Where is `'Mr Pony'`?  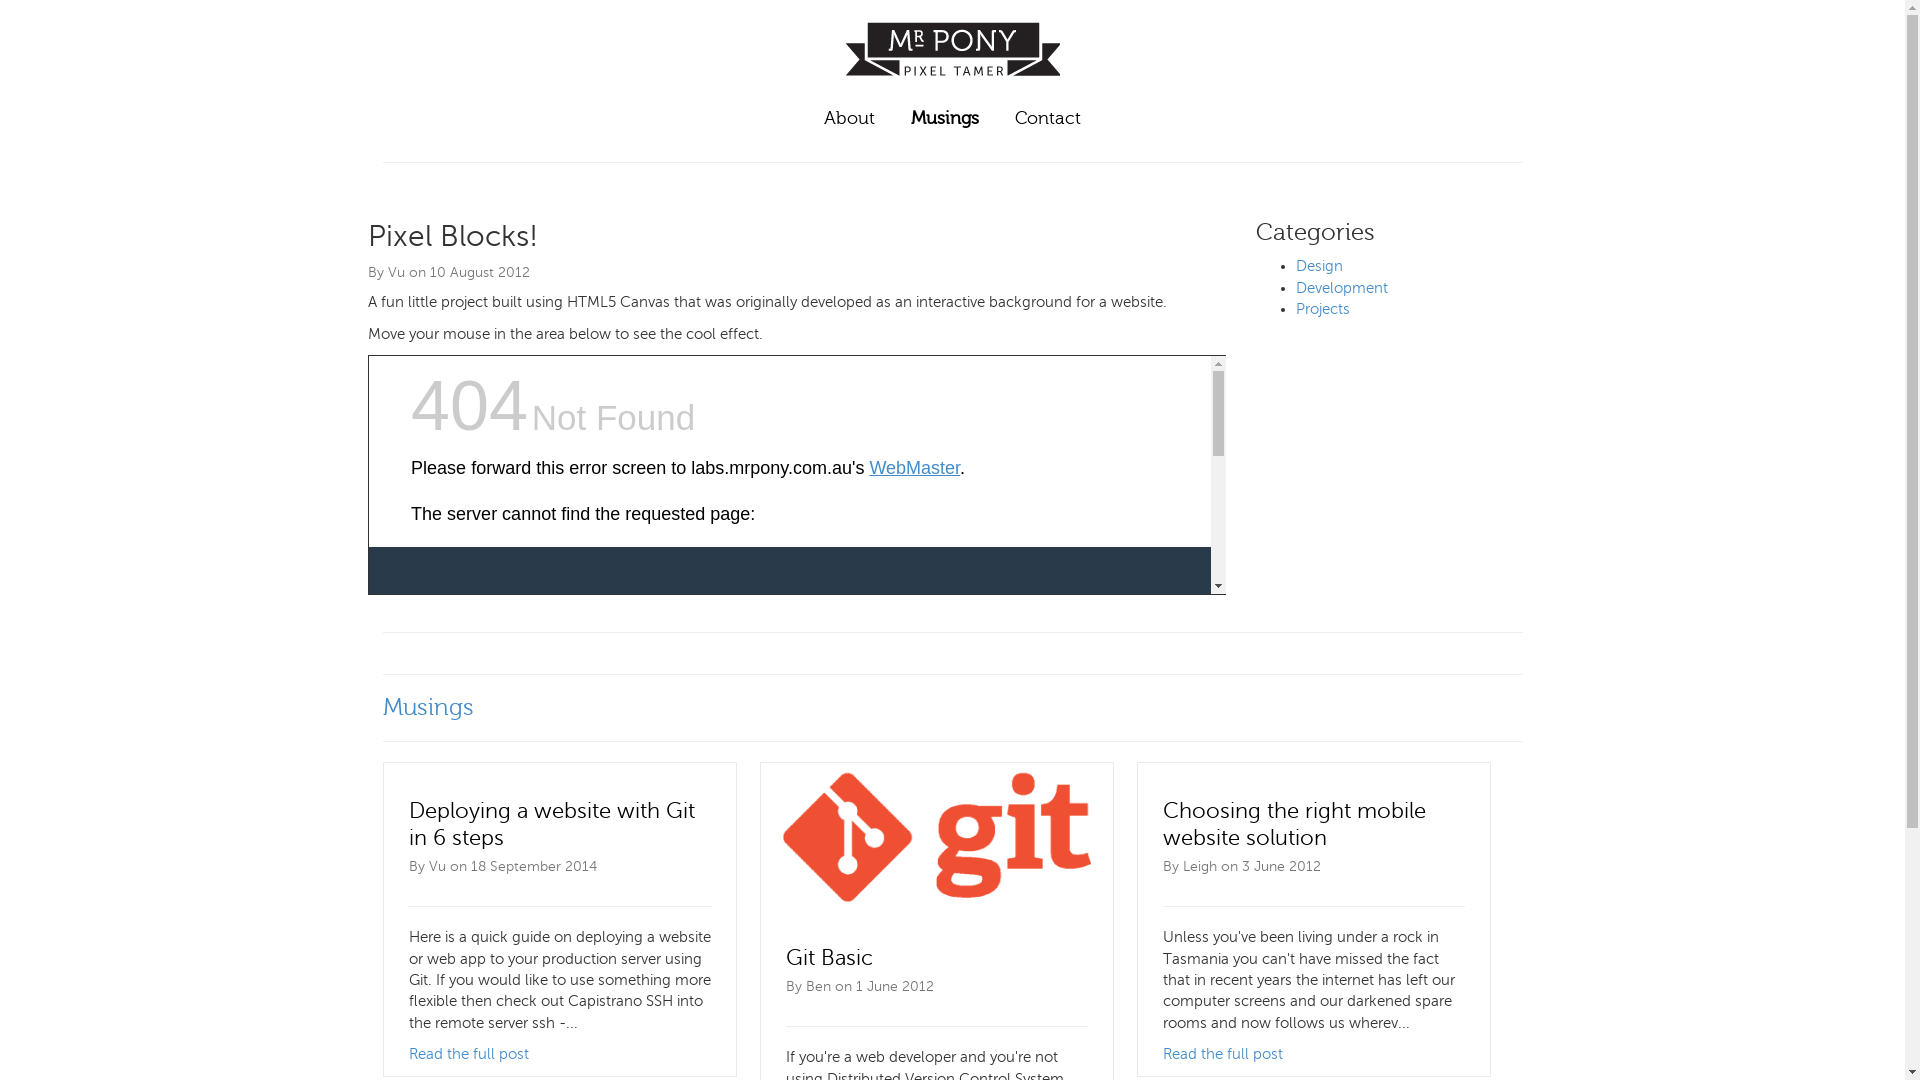 'Mr Pony' is located at coordinates (952, 83).